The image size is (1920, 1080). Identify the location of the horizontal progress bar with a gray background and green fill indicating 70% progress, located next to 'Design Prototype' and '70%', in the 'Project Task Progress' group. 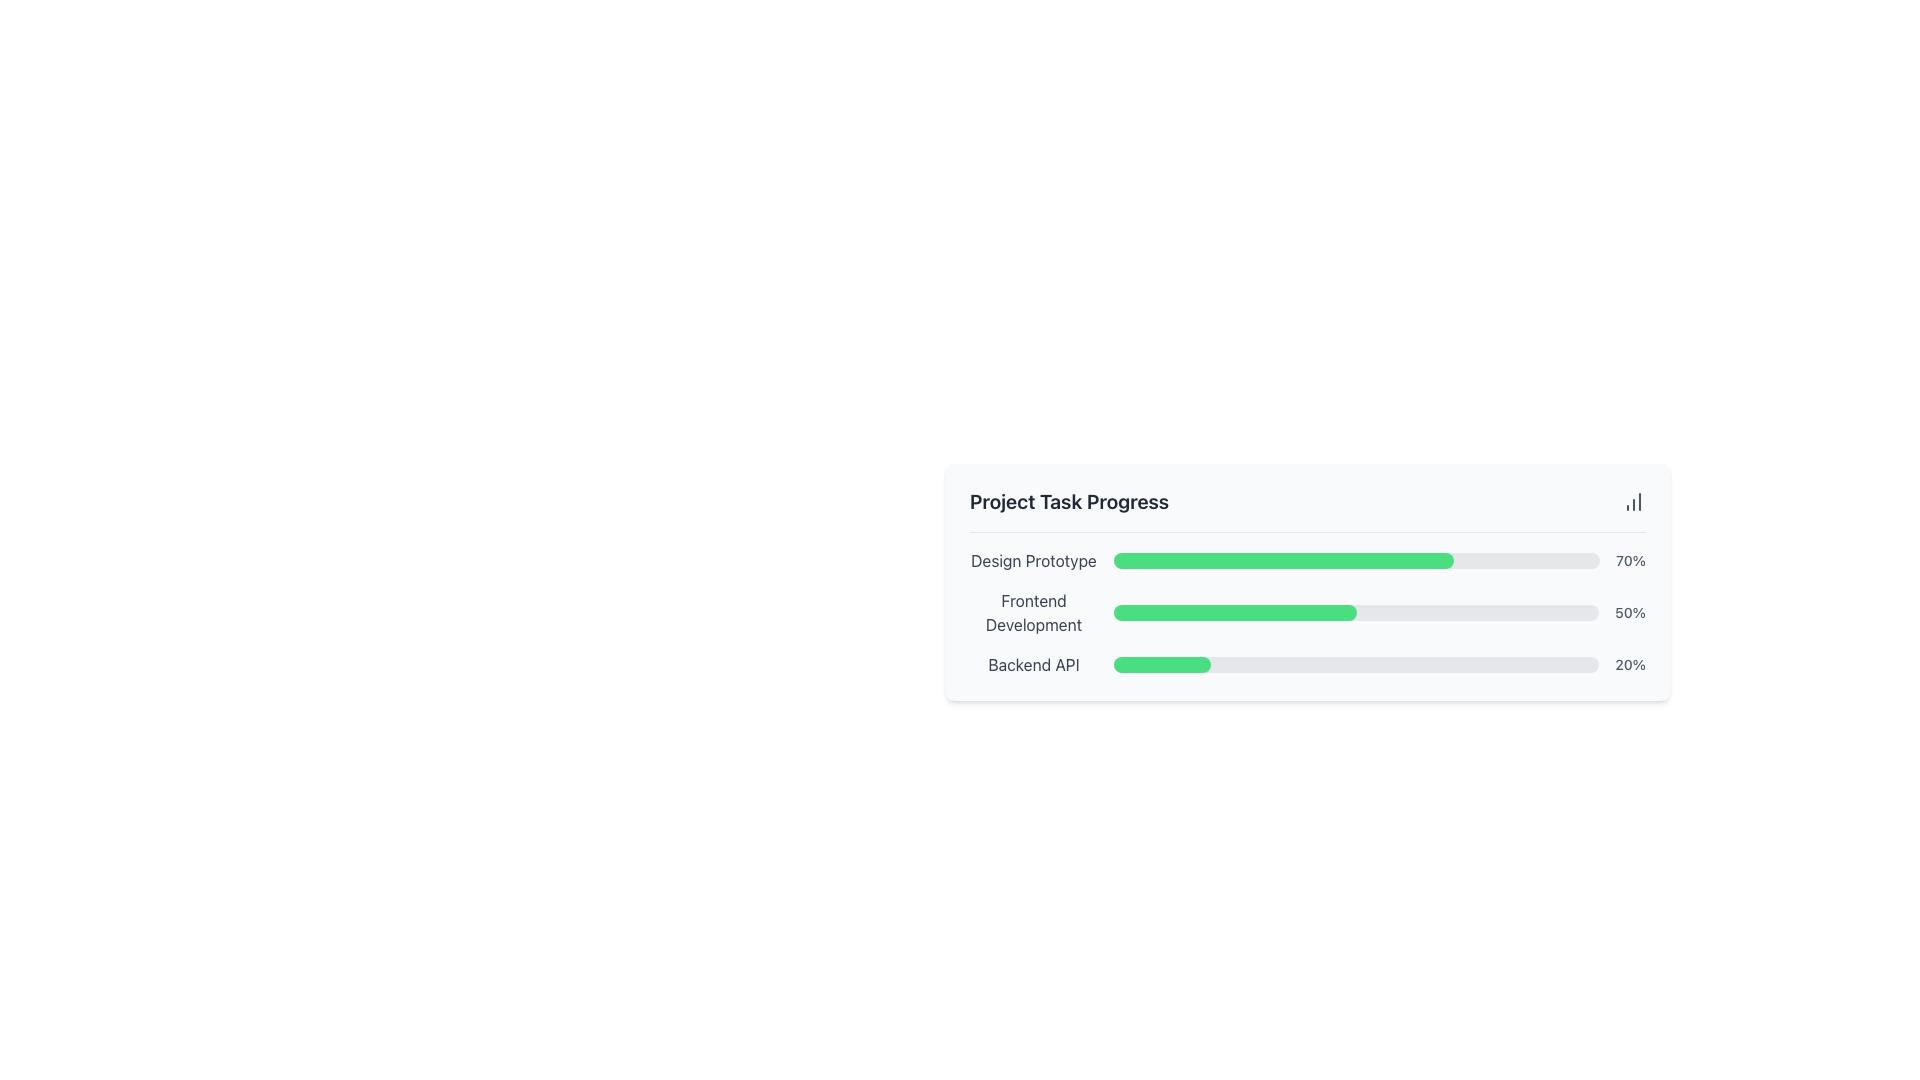
(1357, 560).